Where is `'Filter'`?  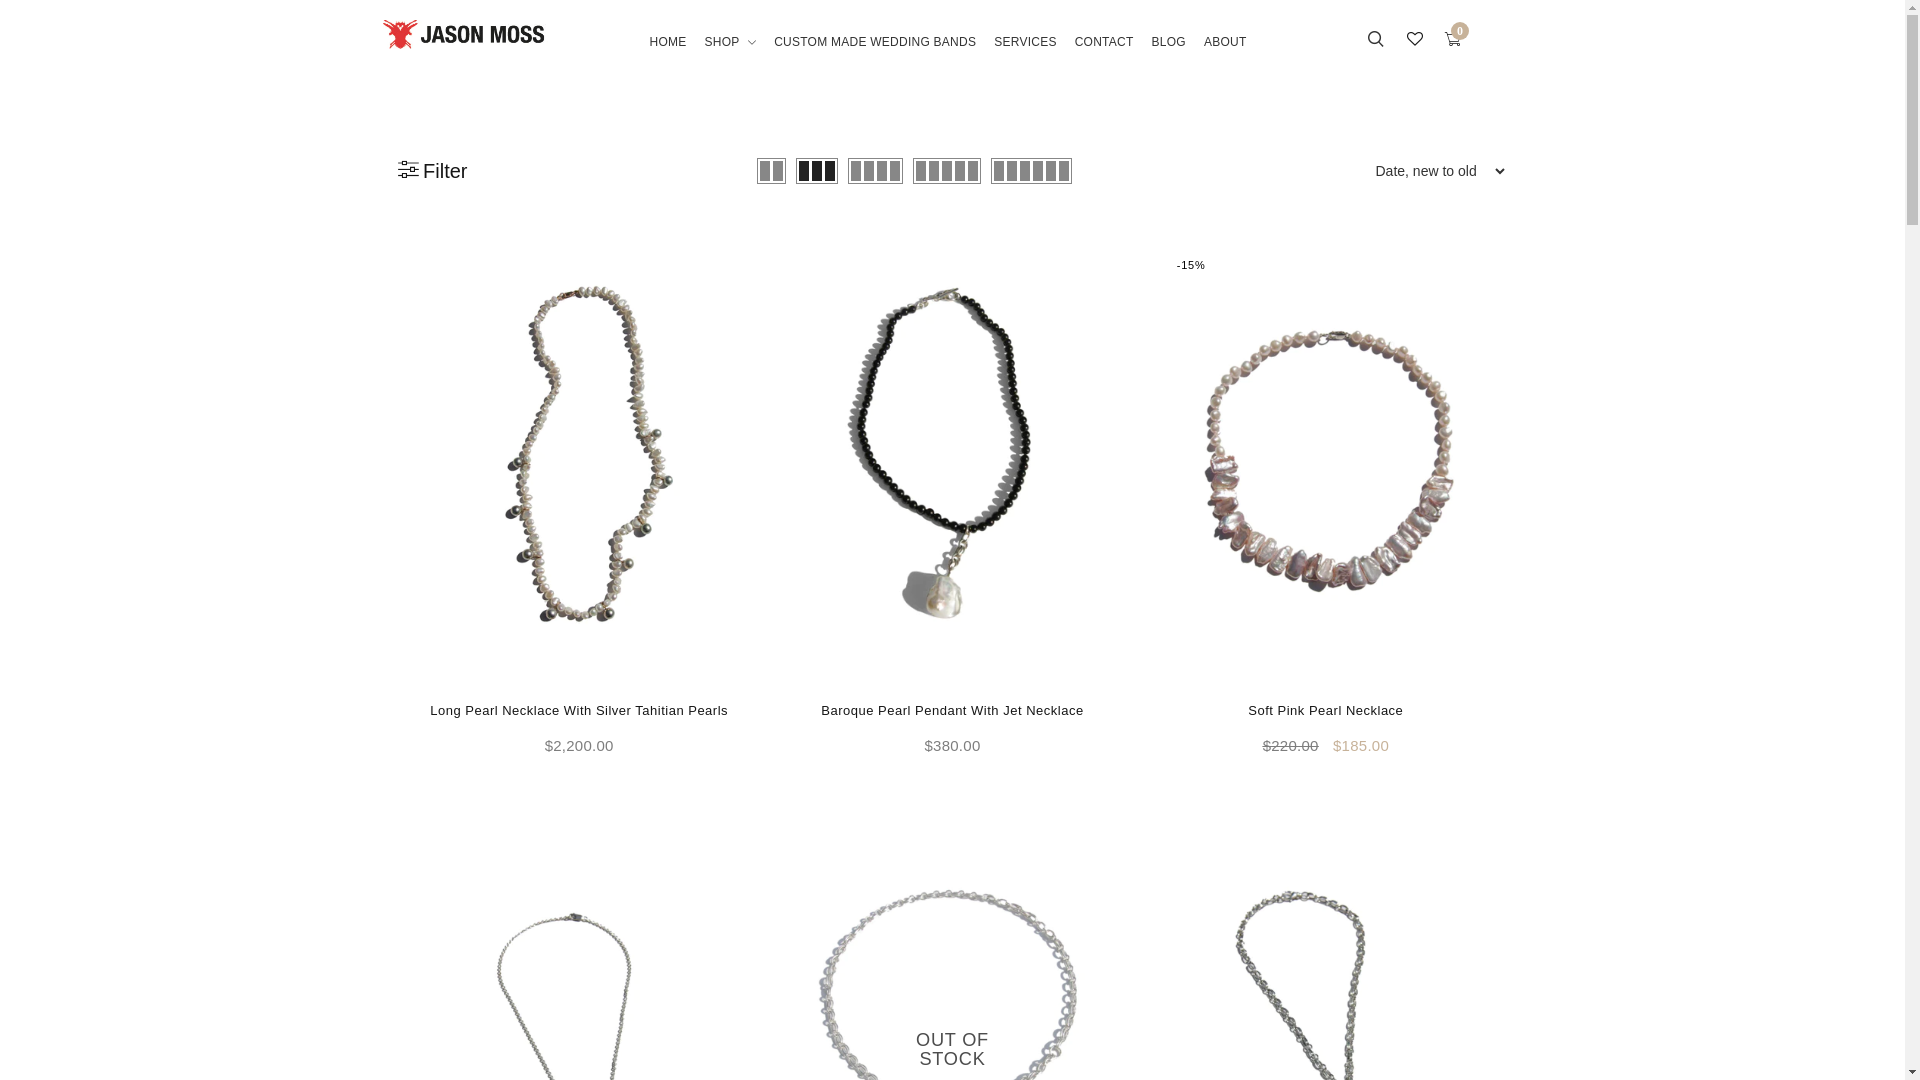 'Filter' is located at coordinates (431, 169).